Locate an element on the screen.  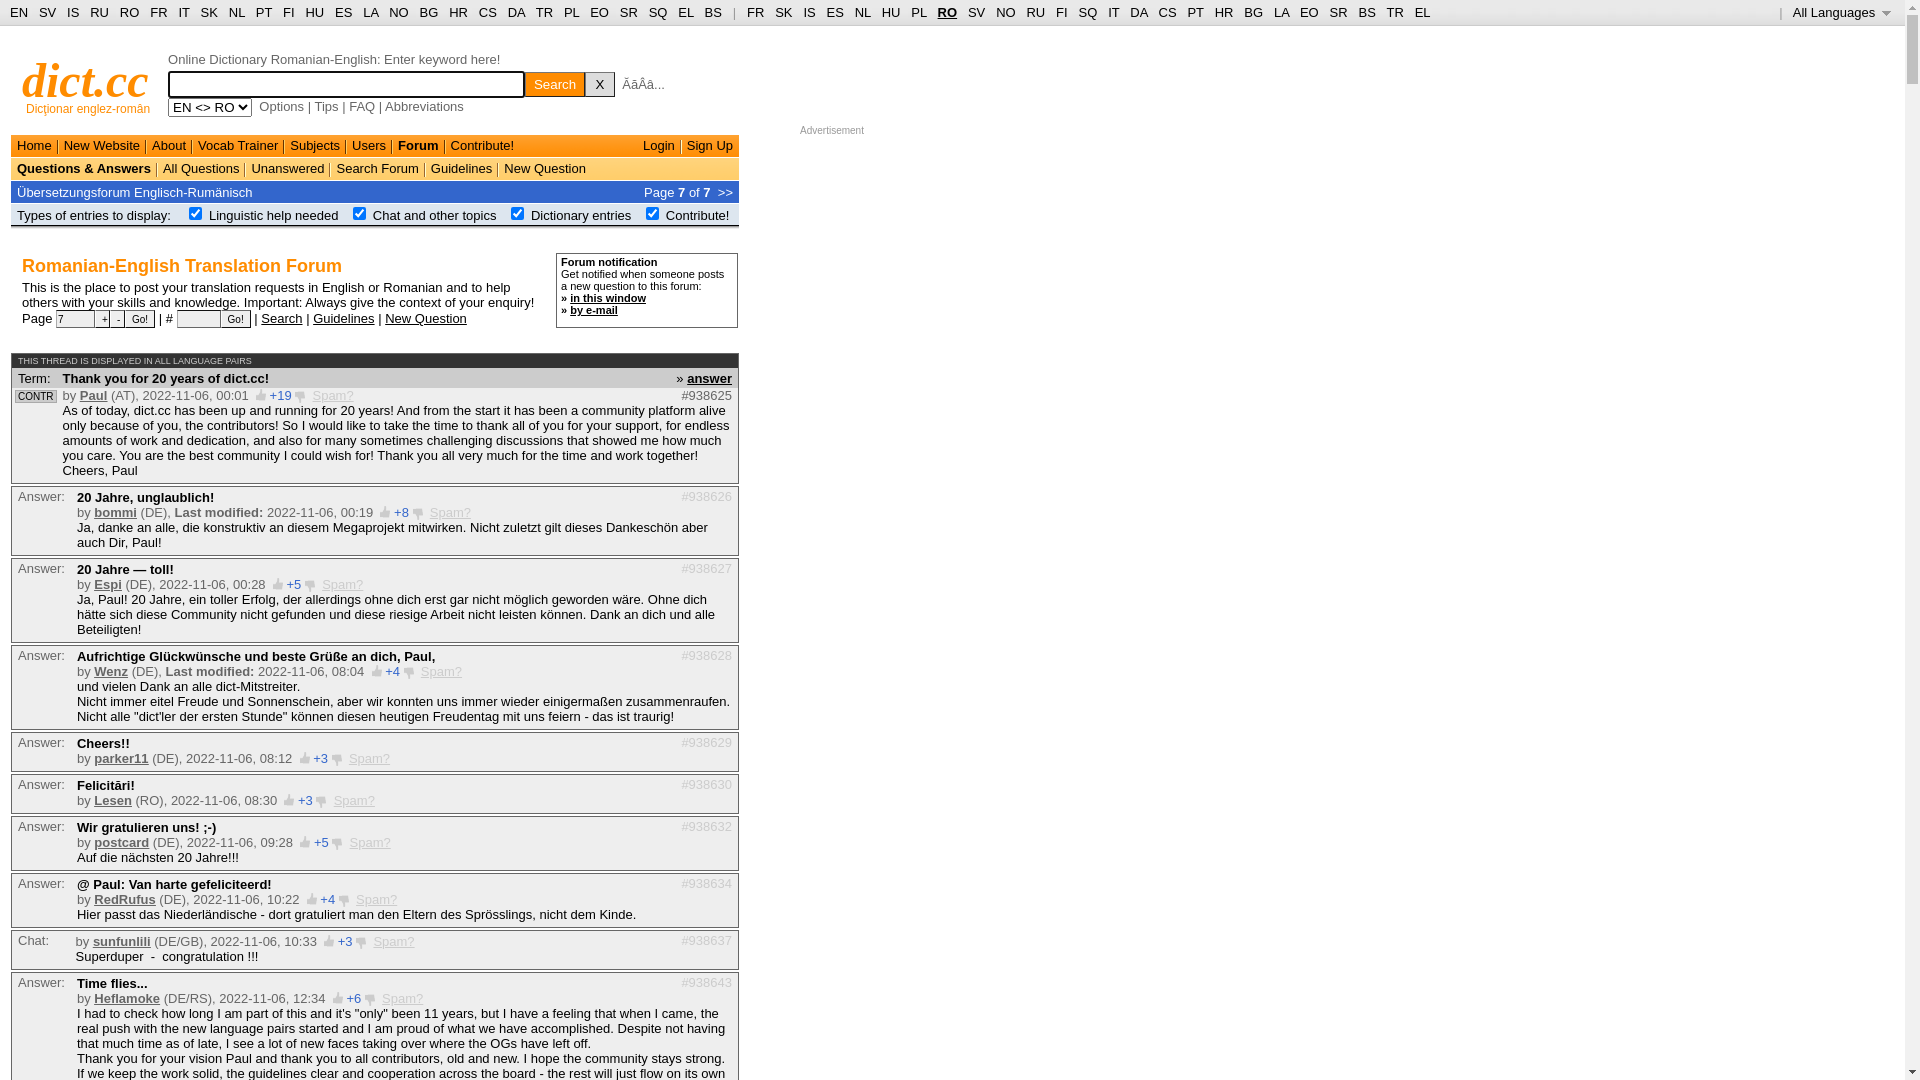
'+4' is located at coordinates (327, 898).